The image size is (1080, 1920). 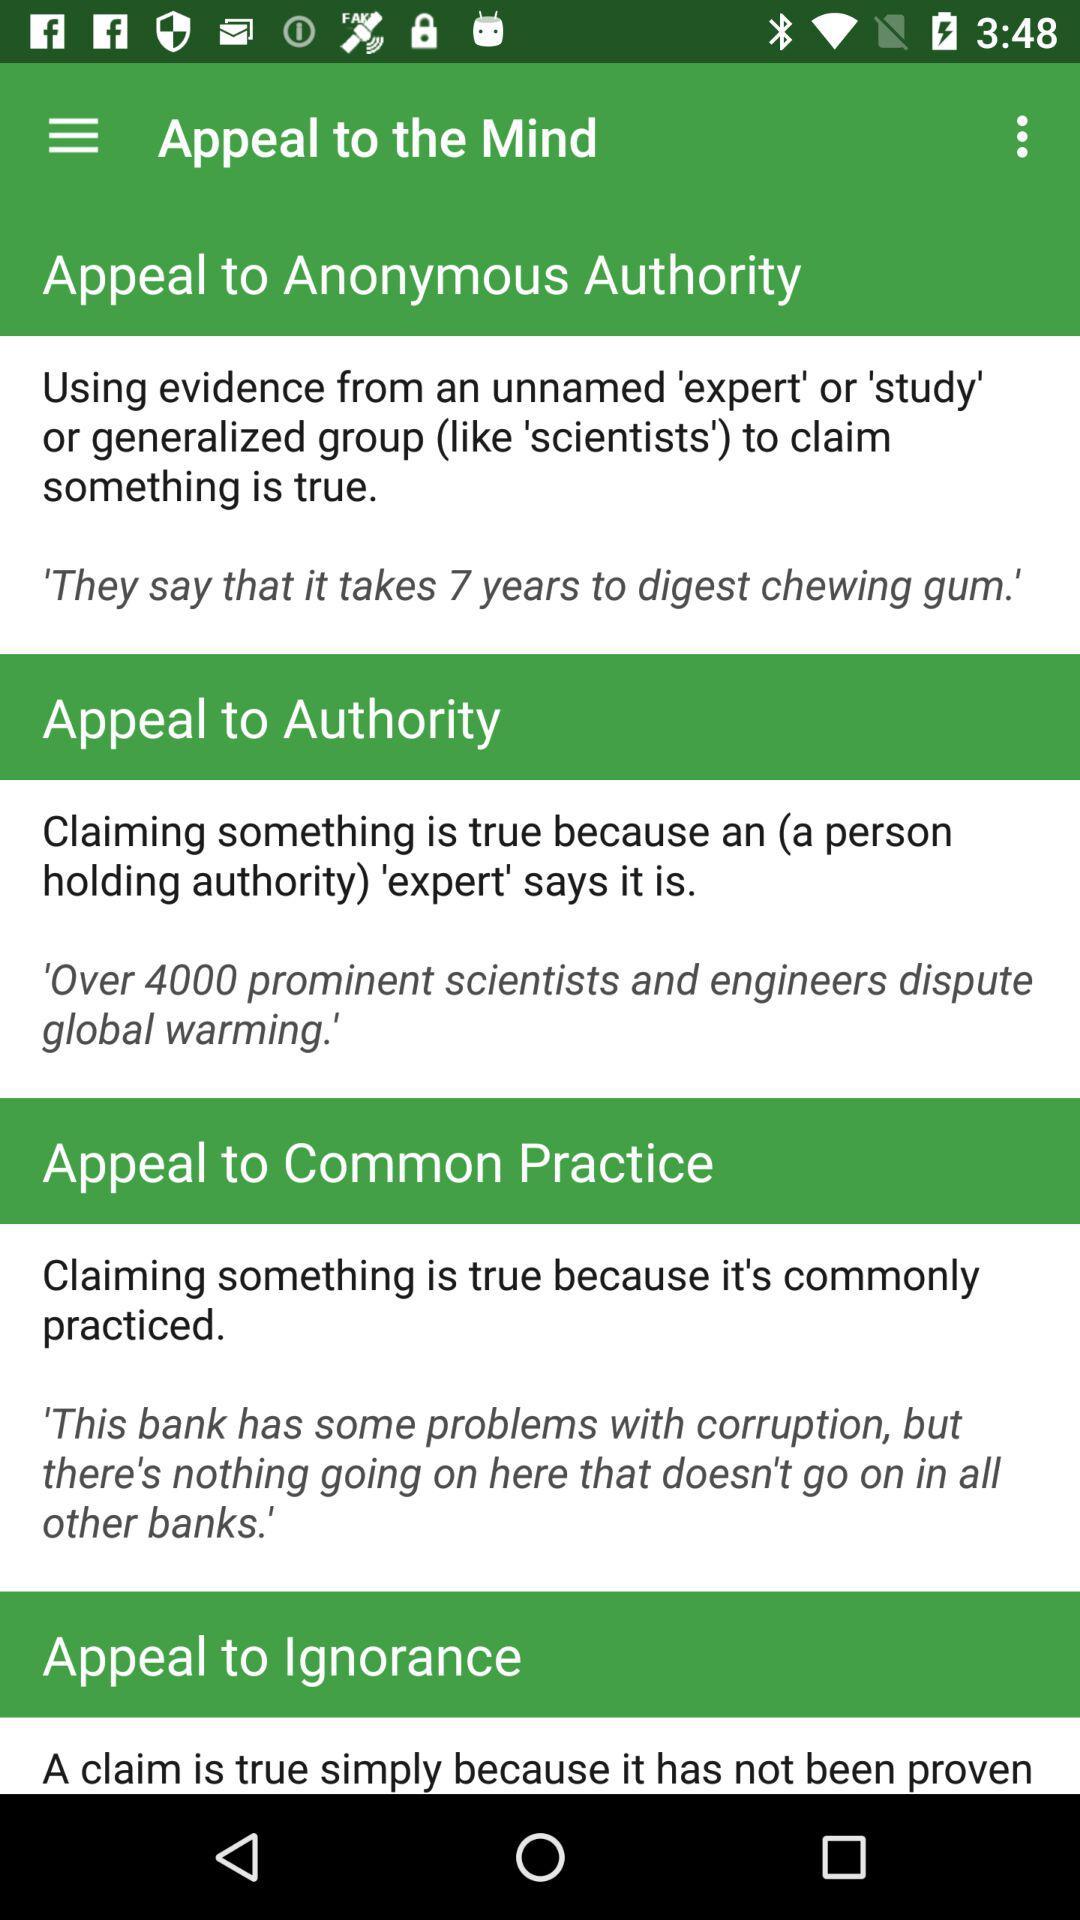 What do you see at coordinates (72, 135) in the screenshot?
I see `app to the left of appeal to the icon` at bounding box center [72, 135].